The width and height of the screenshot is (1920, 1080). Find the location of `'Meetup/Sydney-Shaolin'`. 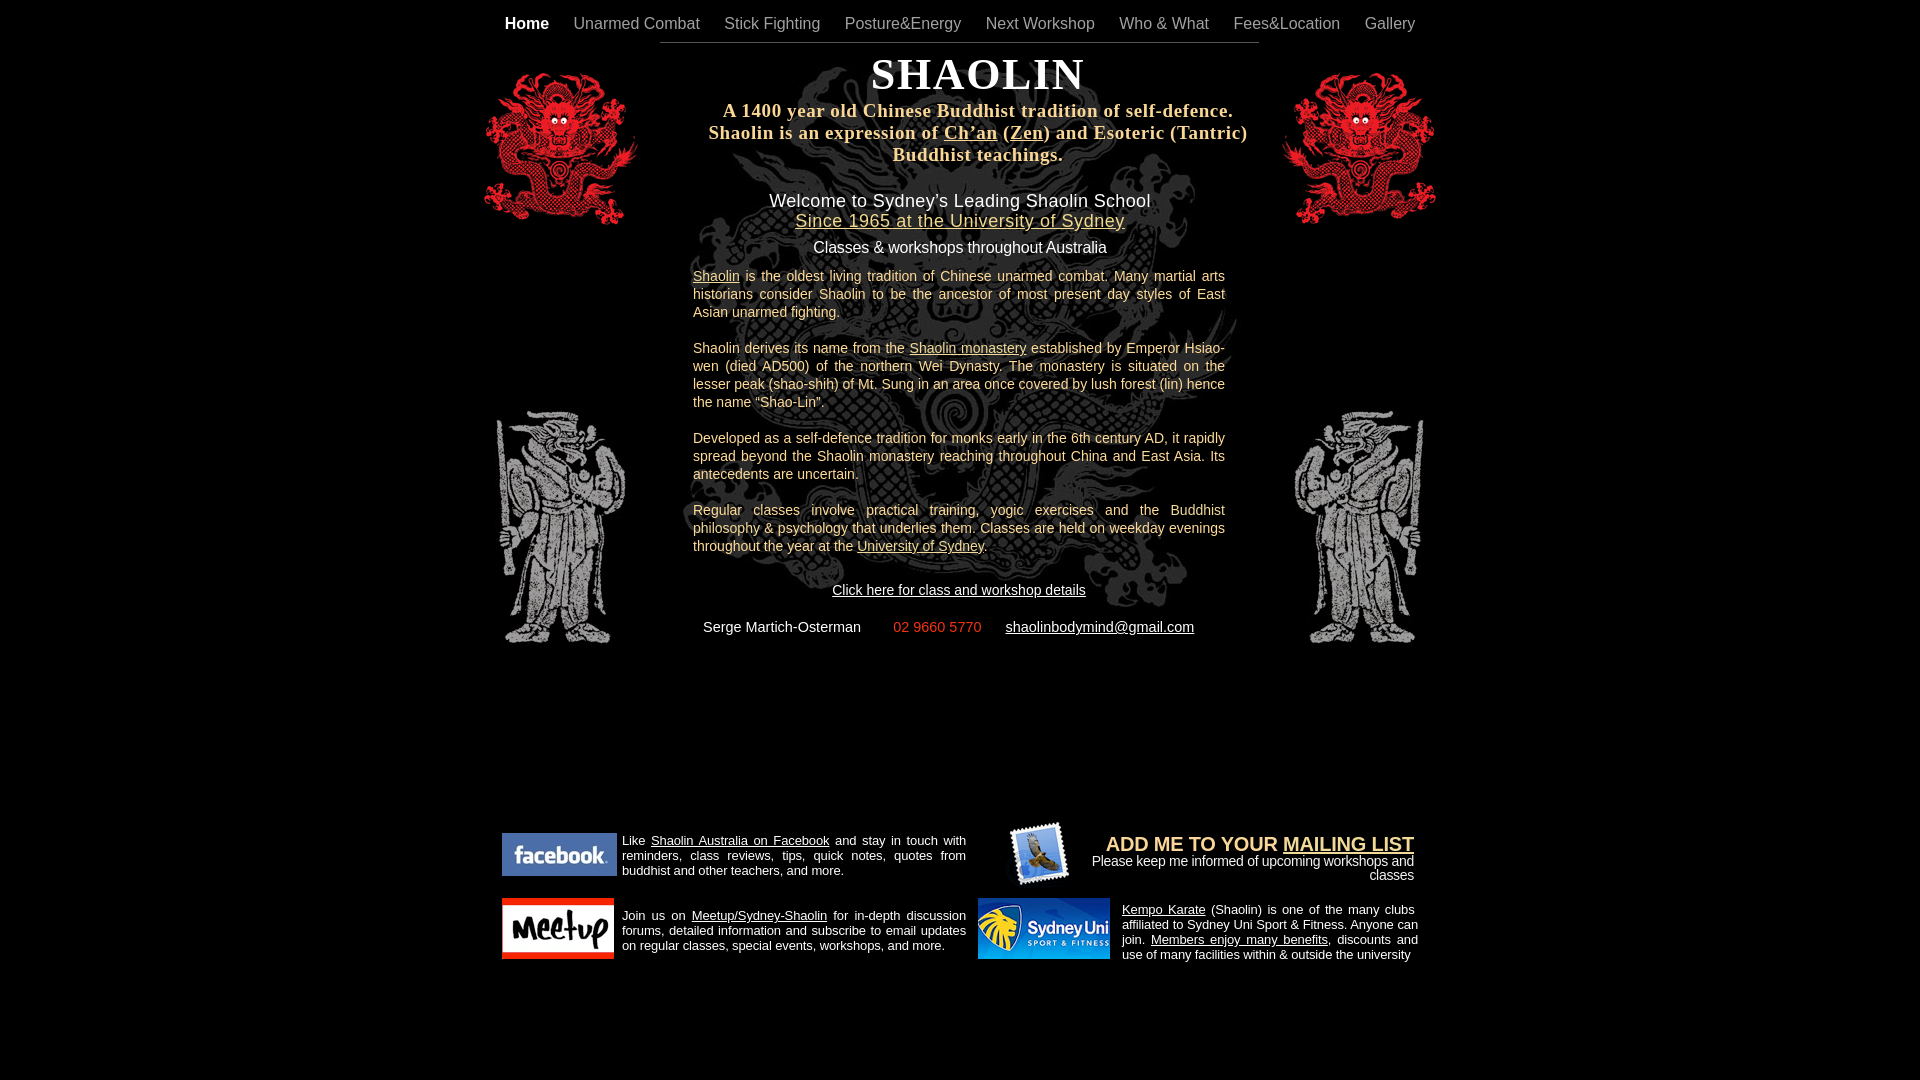

'Meetup/Sydney-Shaolin' is located at coordinates (758, 915).